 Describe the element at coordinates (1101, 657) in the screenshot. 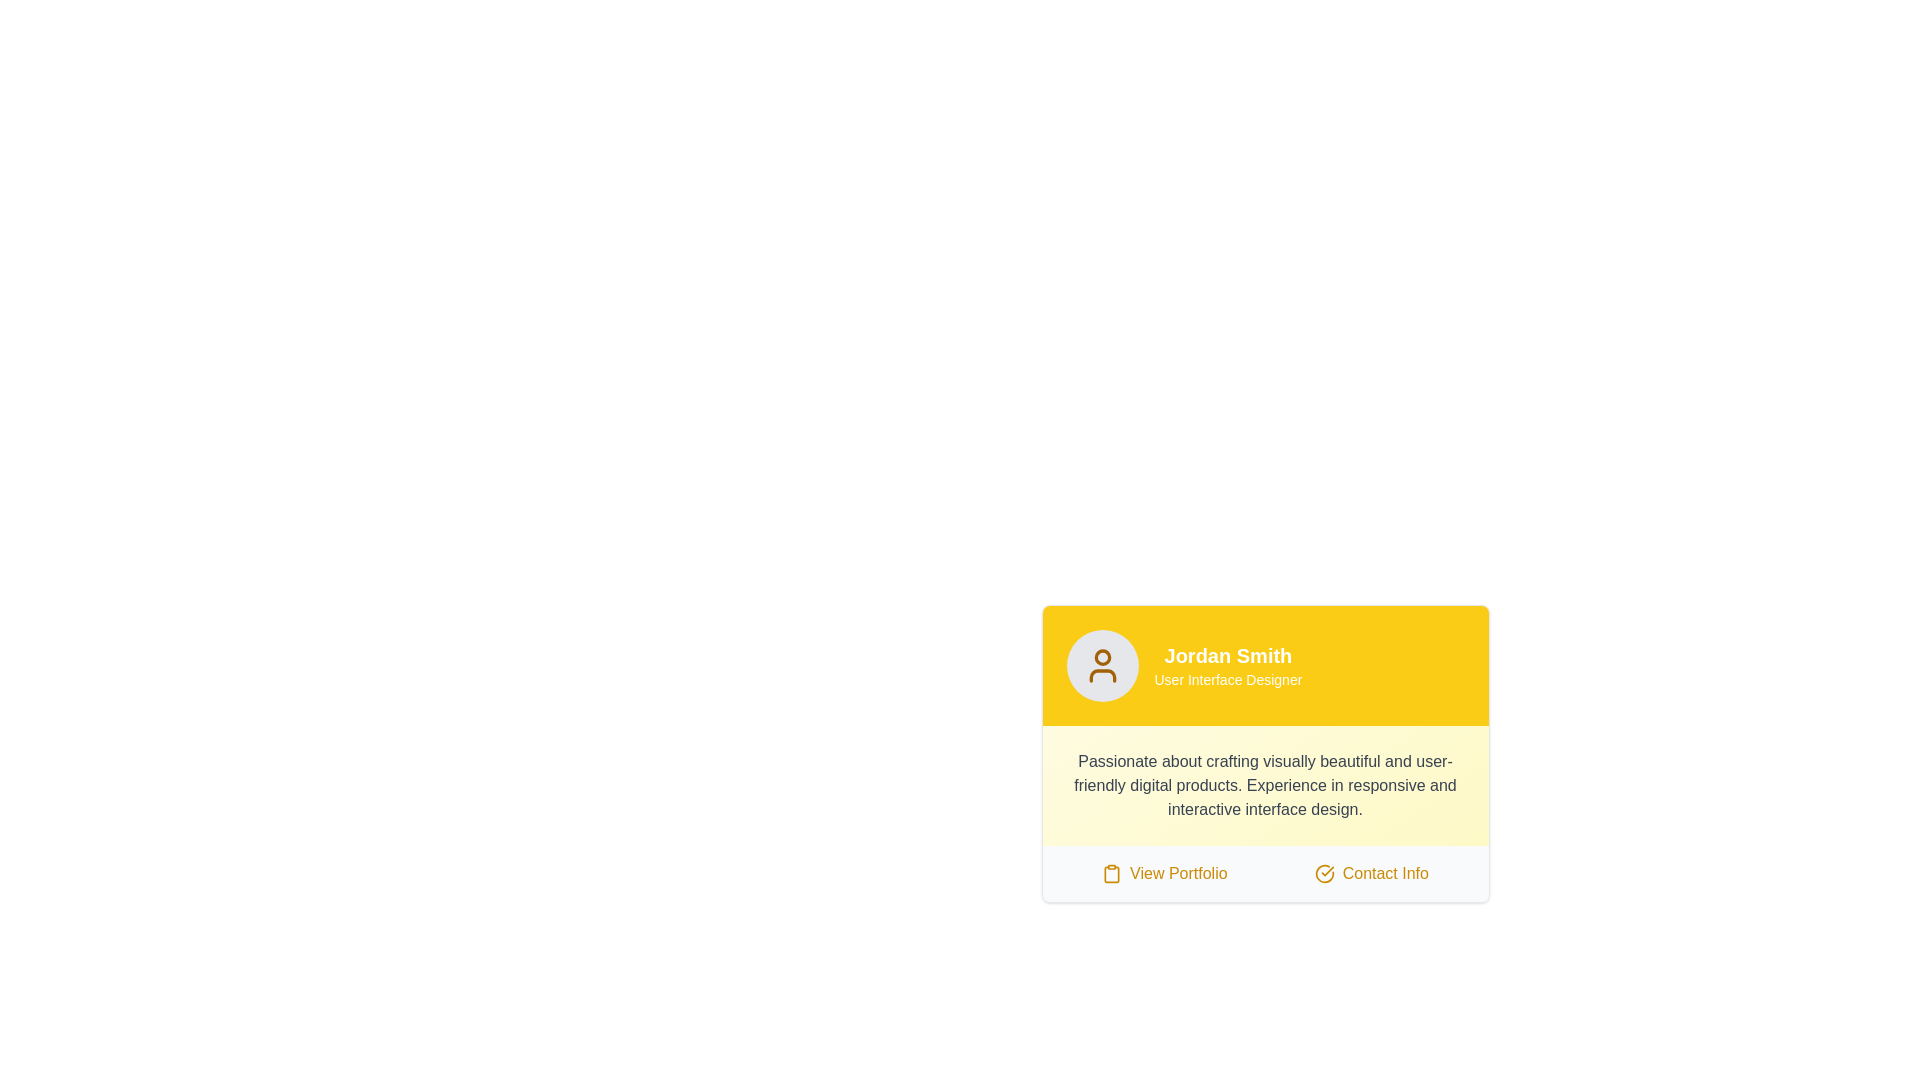

I see `the small yellow-orange circle located at the top of the avatar icon in the user profile card's yellow header` at that location.